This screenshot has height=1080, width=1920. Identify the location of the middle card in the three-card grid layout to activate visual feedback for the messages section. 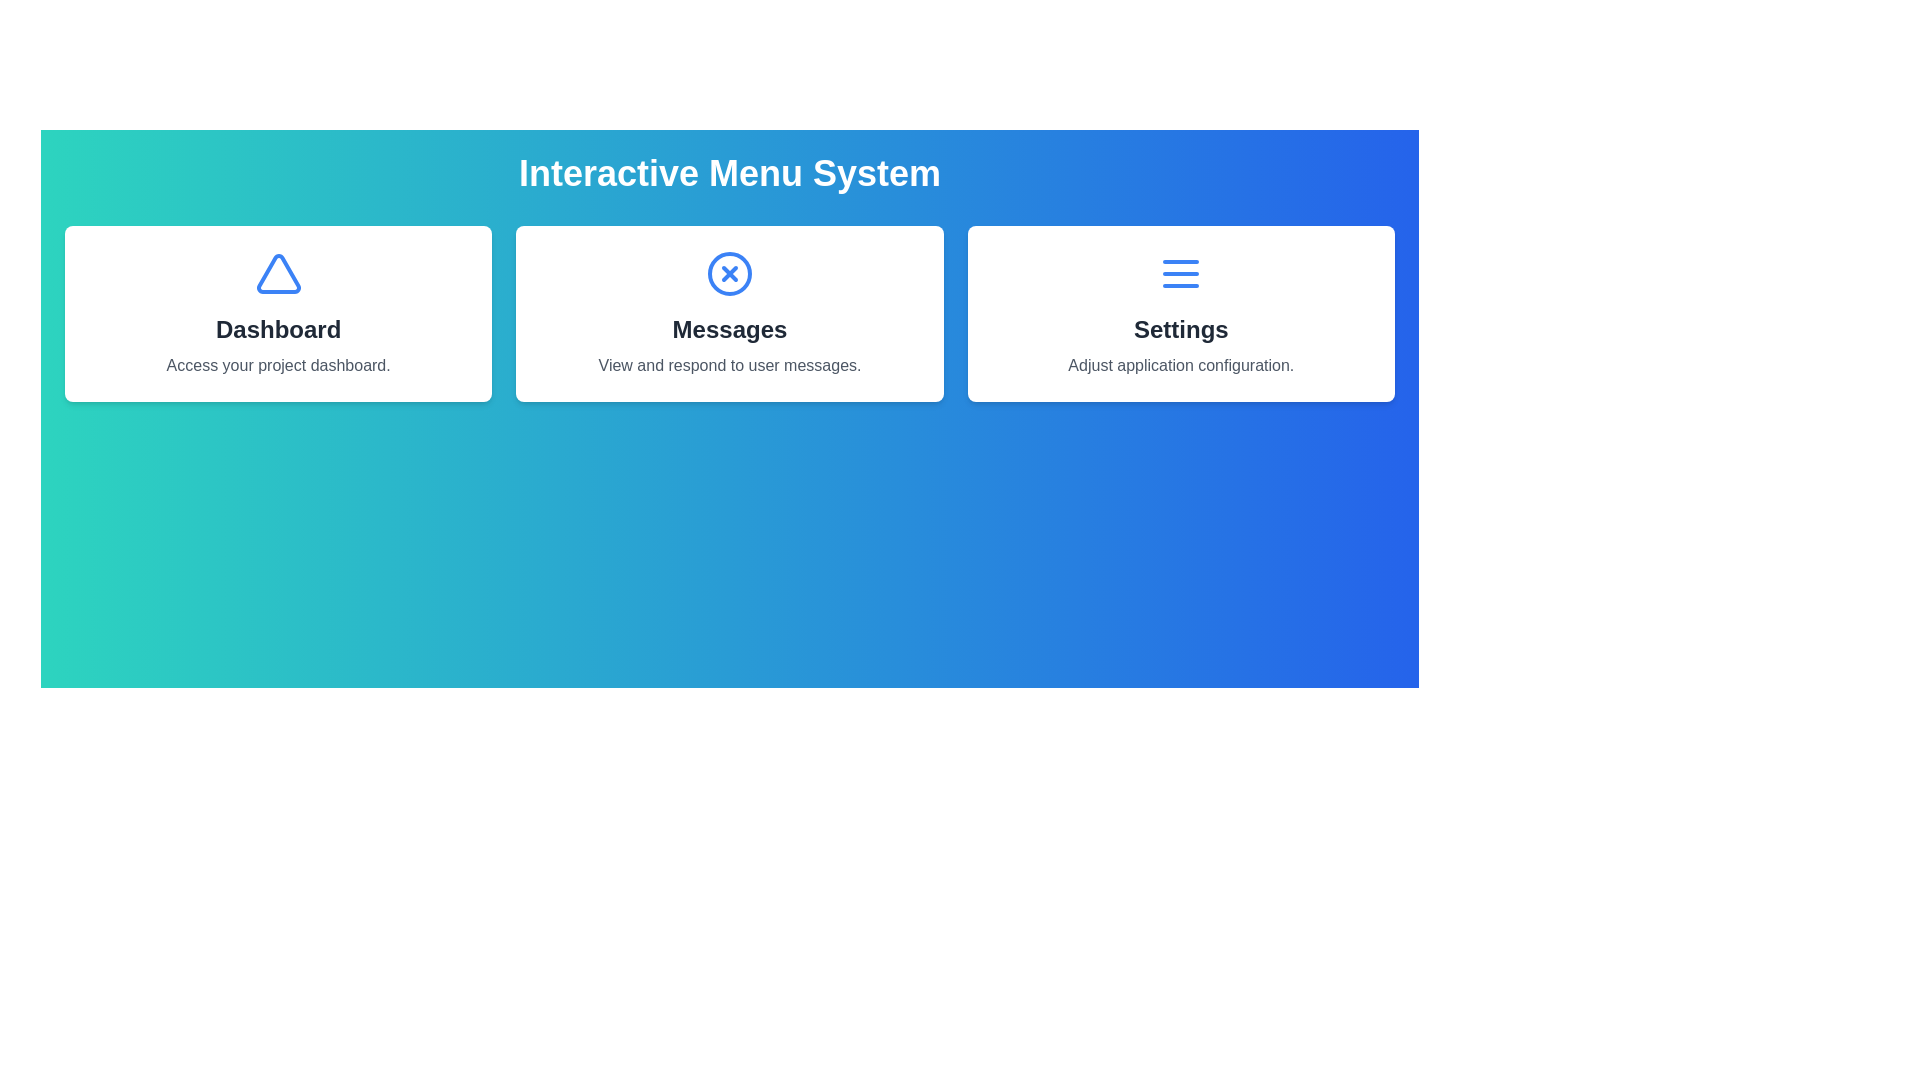
(728, 313).